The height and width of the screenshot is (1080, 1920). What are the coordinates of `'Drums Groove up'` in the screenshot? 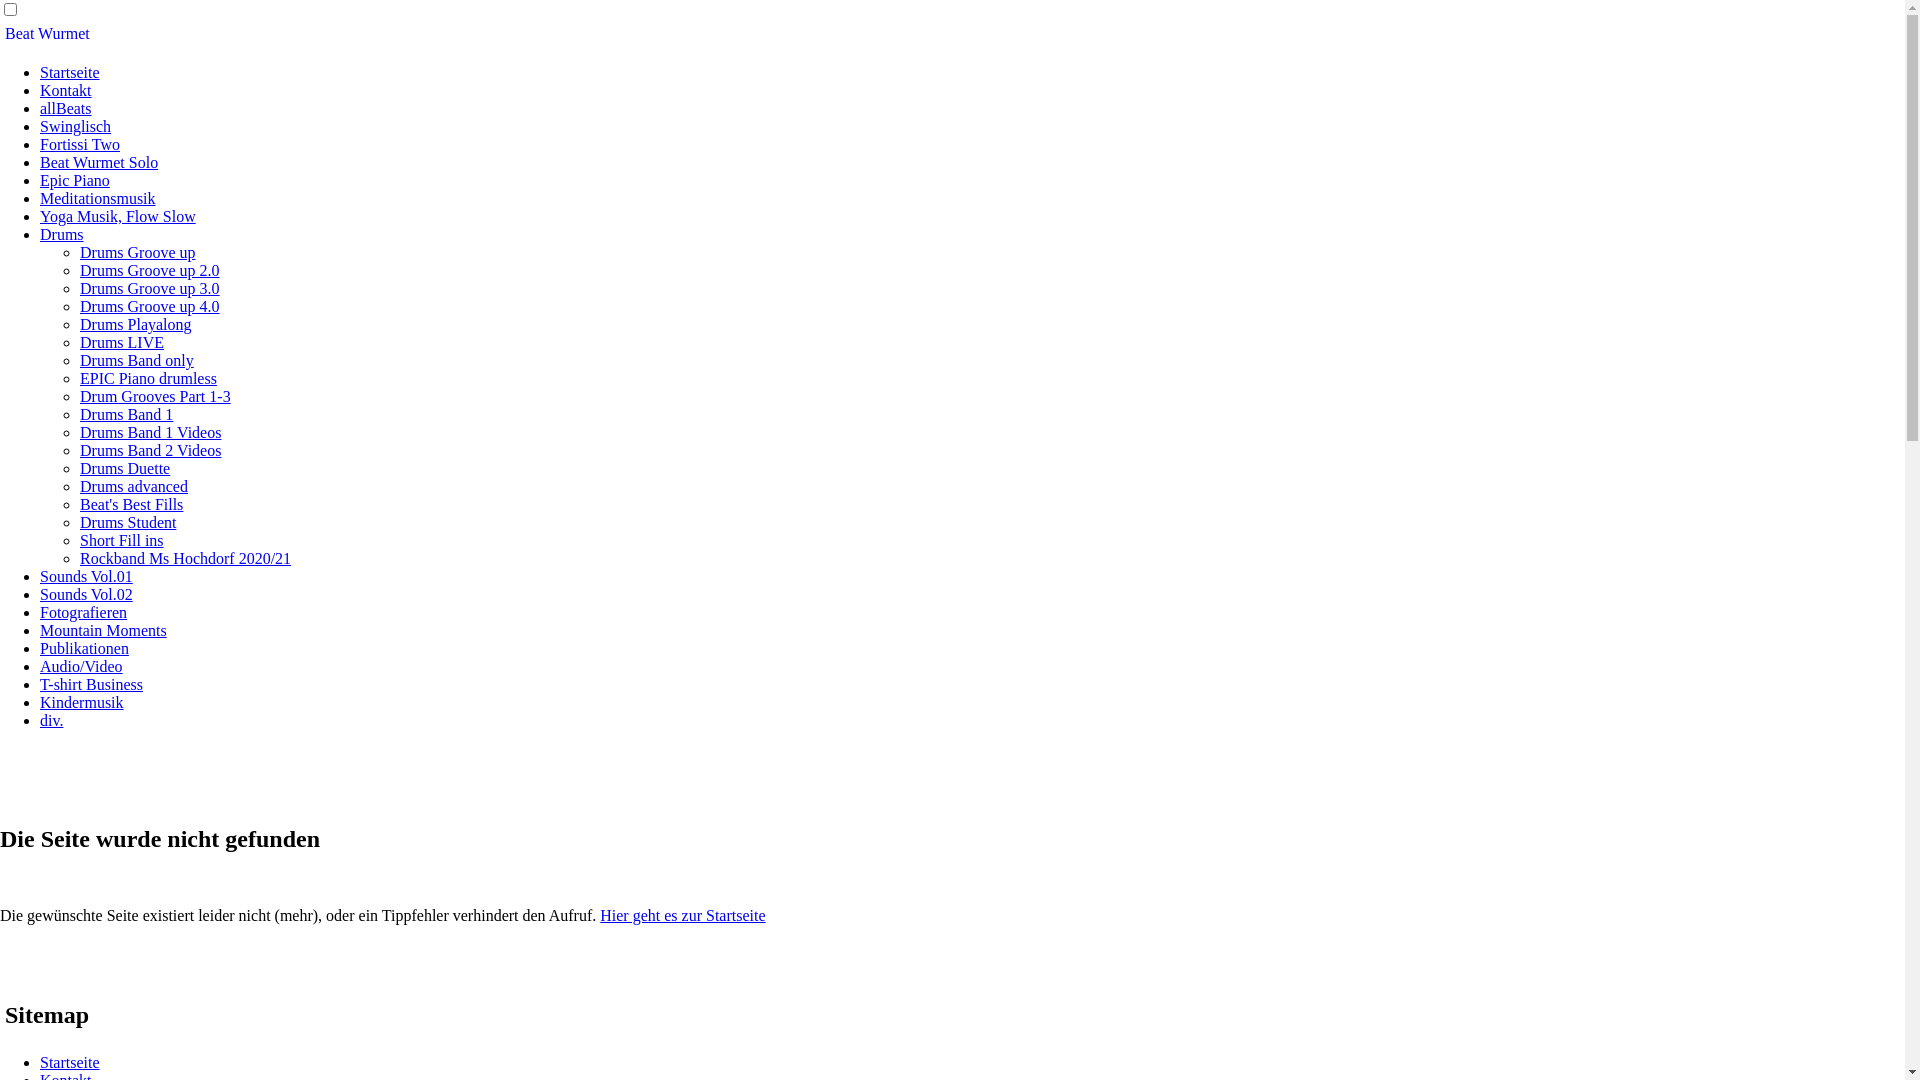 It's located at (80, 251).